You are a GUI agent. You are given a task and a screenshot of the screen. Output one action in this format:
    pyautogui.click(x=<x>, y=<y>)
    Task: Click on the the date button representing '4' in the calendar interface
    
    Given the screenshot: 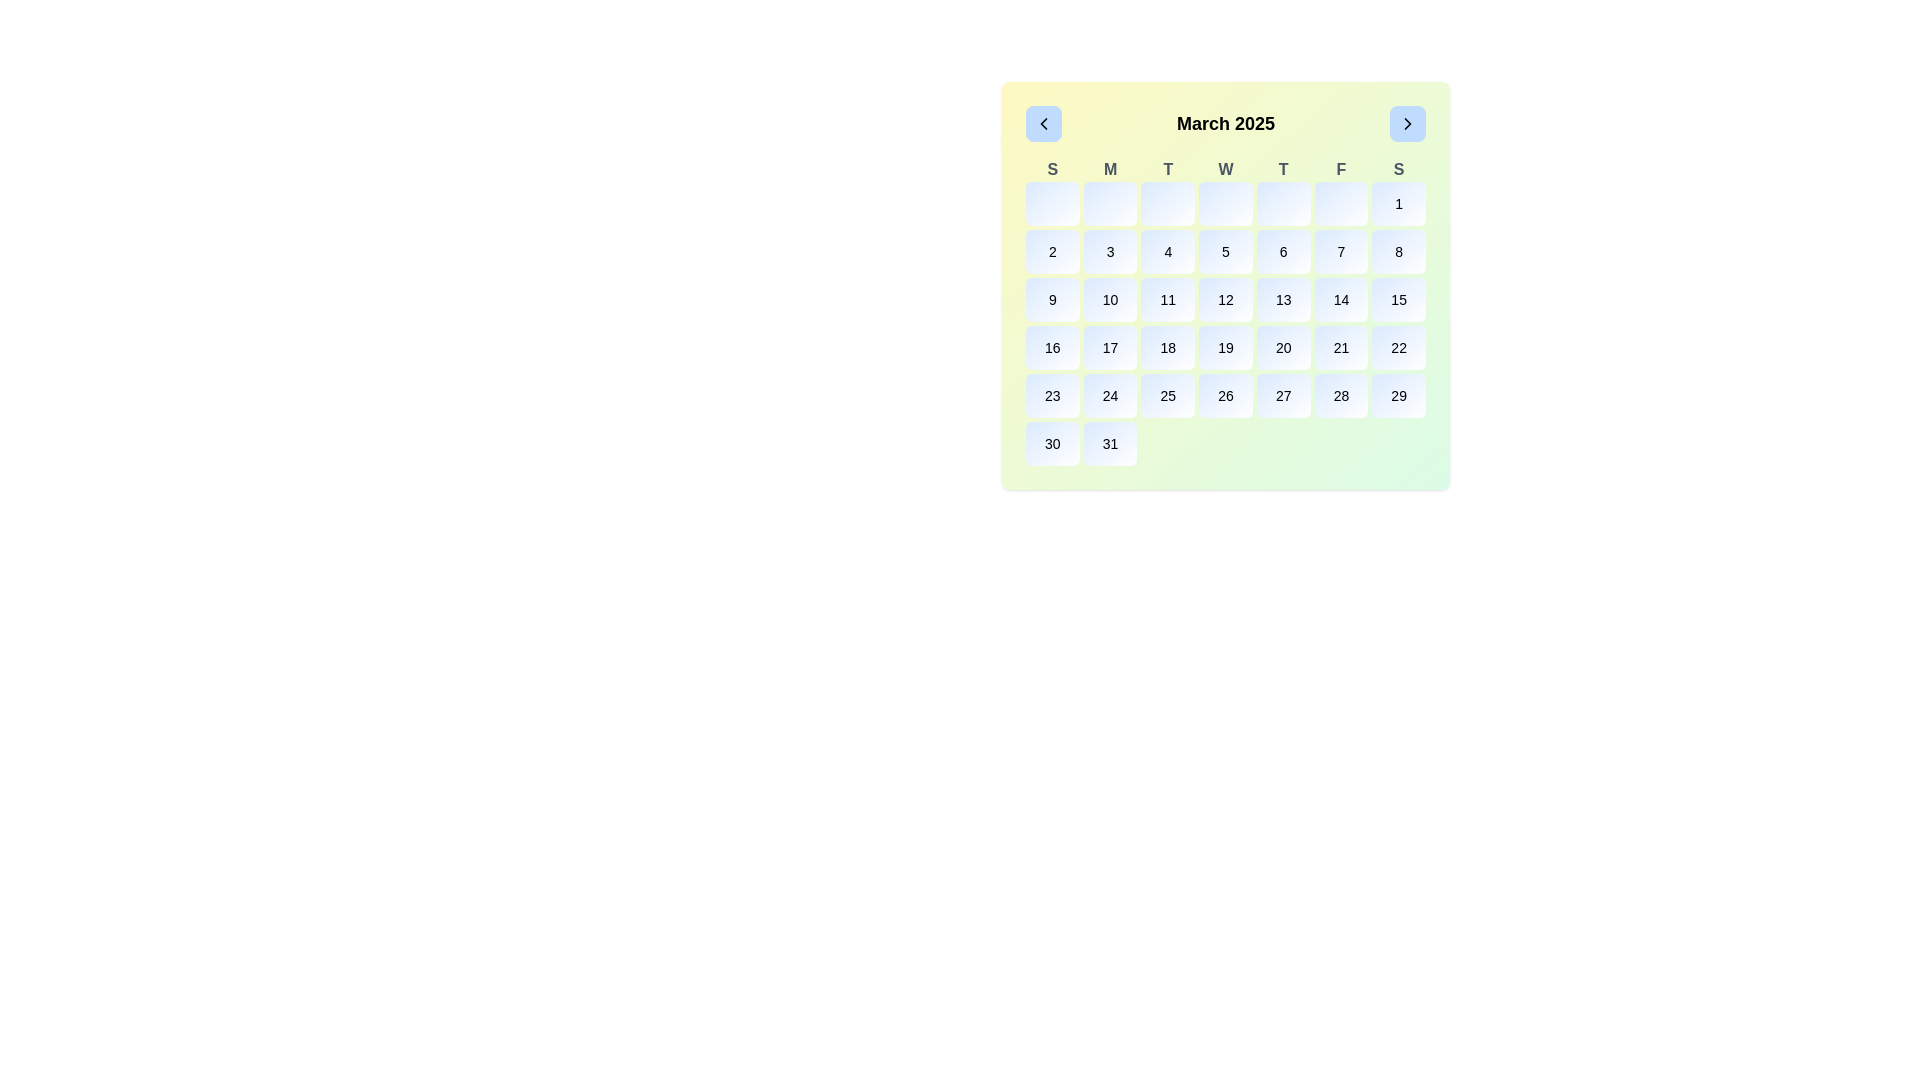 What is the action you would take?
    pyautogui.click(x=1168, y=250)
    